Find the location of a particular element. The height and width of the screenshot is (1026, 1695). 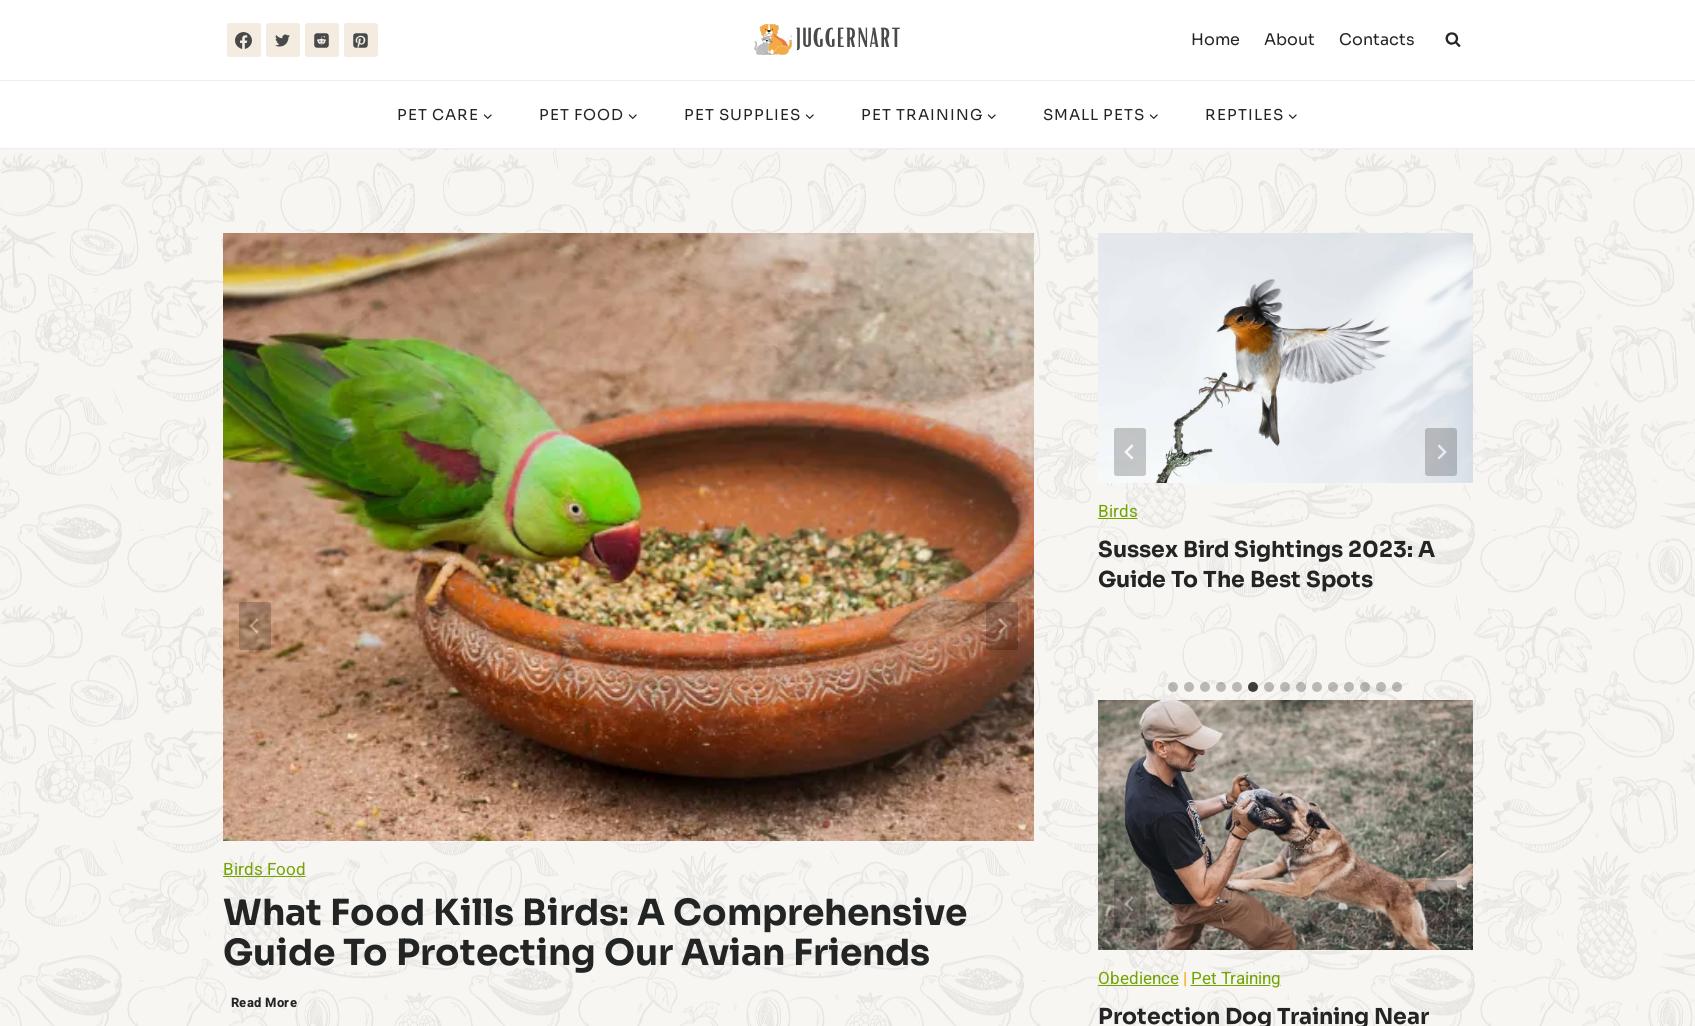

'Accessories' is located at coordinates (1548, 510).